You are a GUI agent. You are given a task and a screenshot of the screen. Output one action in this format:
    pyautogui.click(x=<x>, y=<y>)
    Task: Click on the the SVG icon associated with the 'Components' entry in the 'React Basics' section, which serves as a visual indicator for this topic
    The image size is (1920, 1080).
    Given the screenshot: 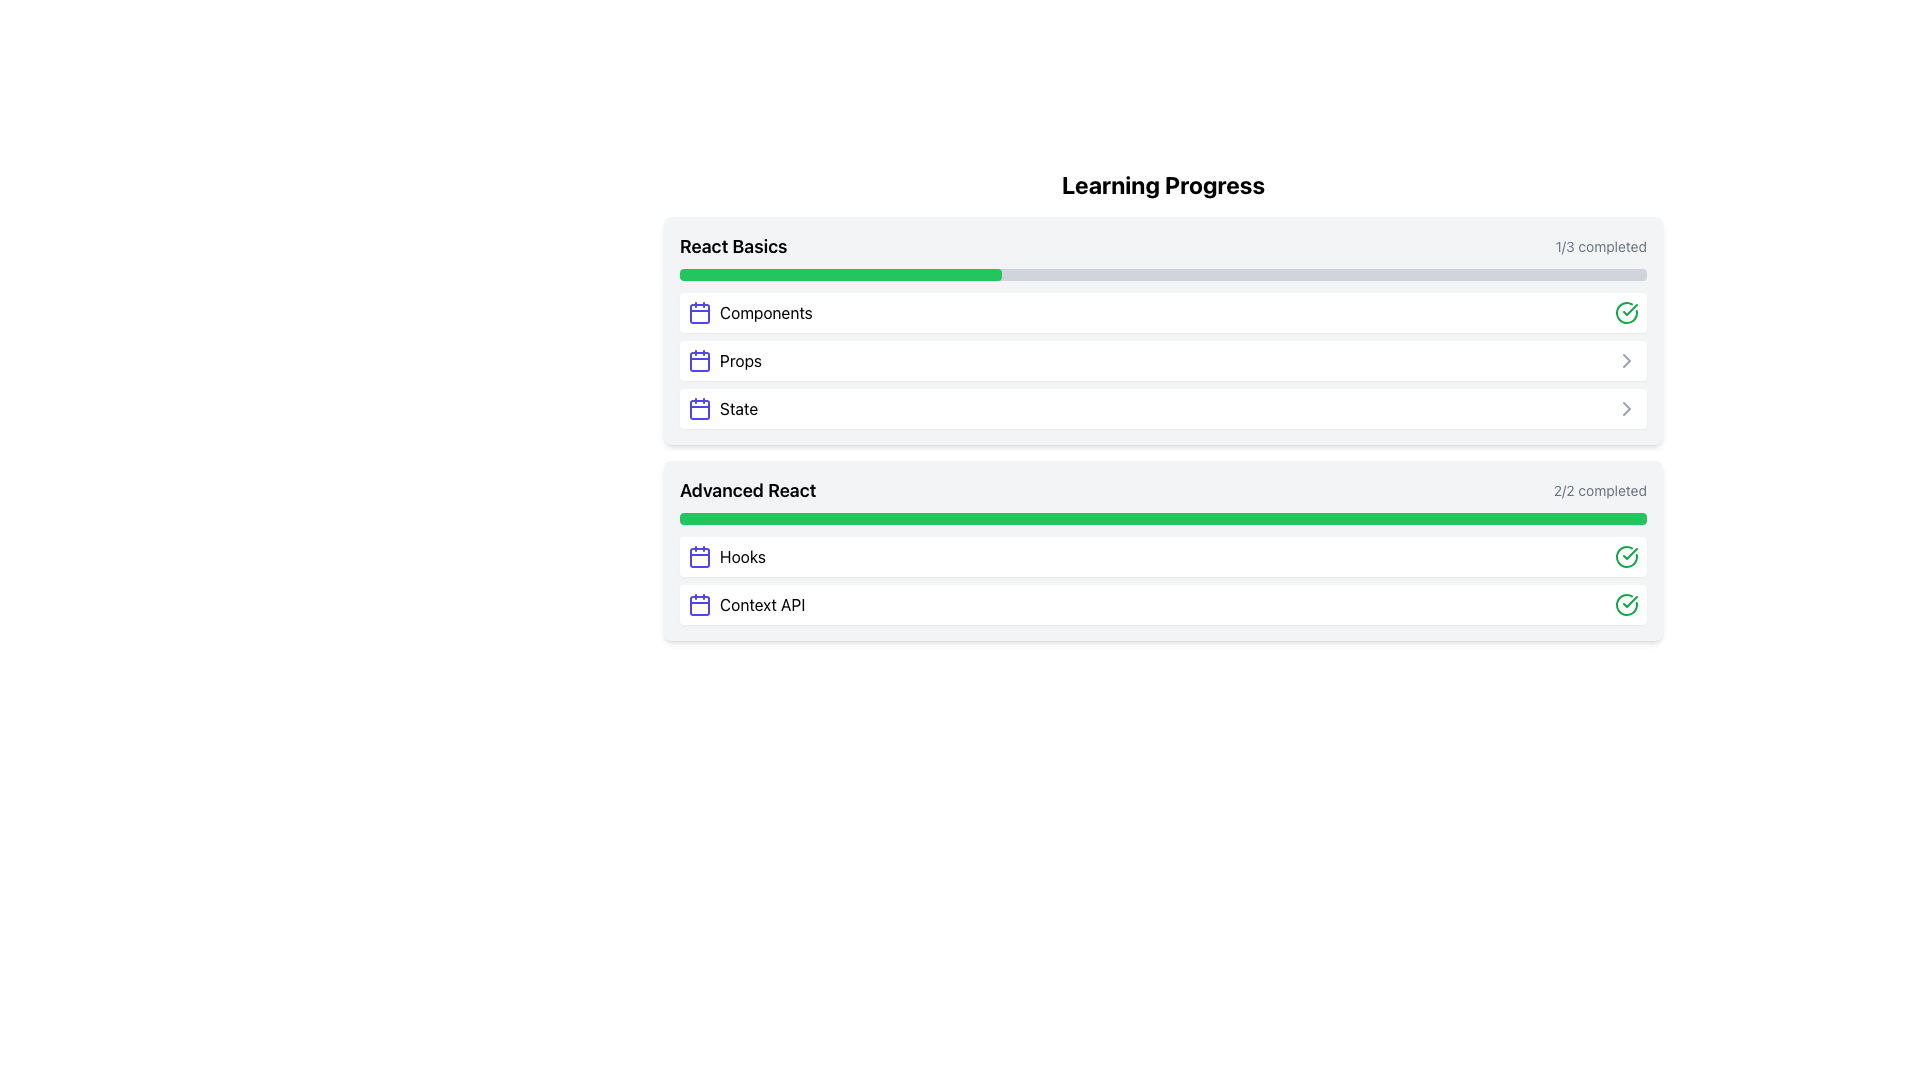 What is the action you would take?
    pyautogui.click(x=700, y=312)
    